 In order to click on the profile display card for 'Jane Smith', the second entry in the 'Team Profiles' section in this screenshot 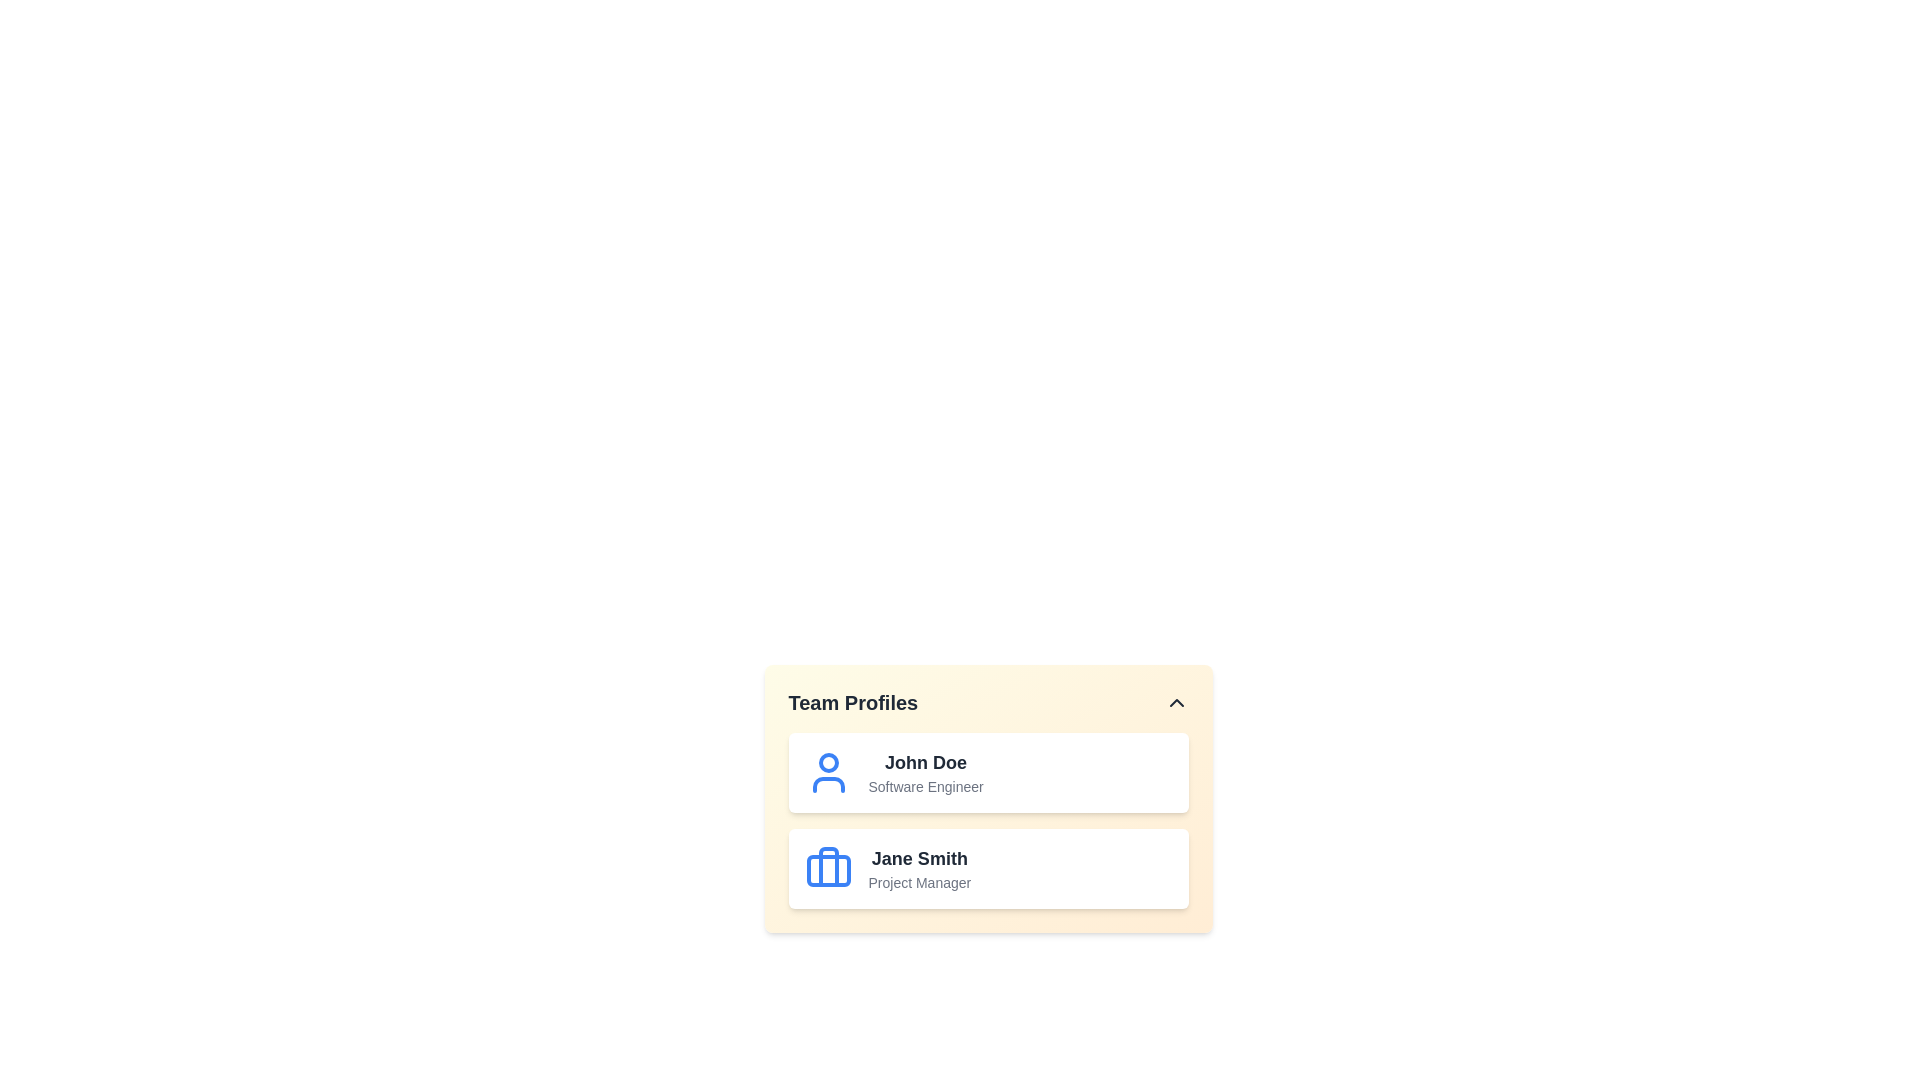, I will do `click(988, 821)`.